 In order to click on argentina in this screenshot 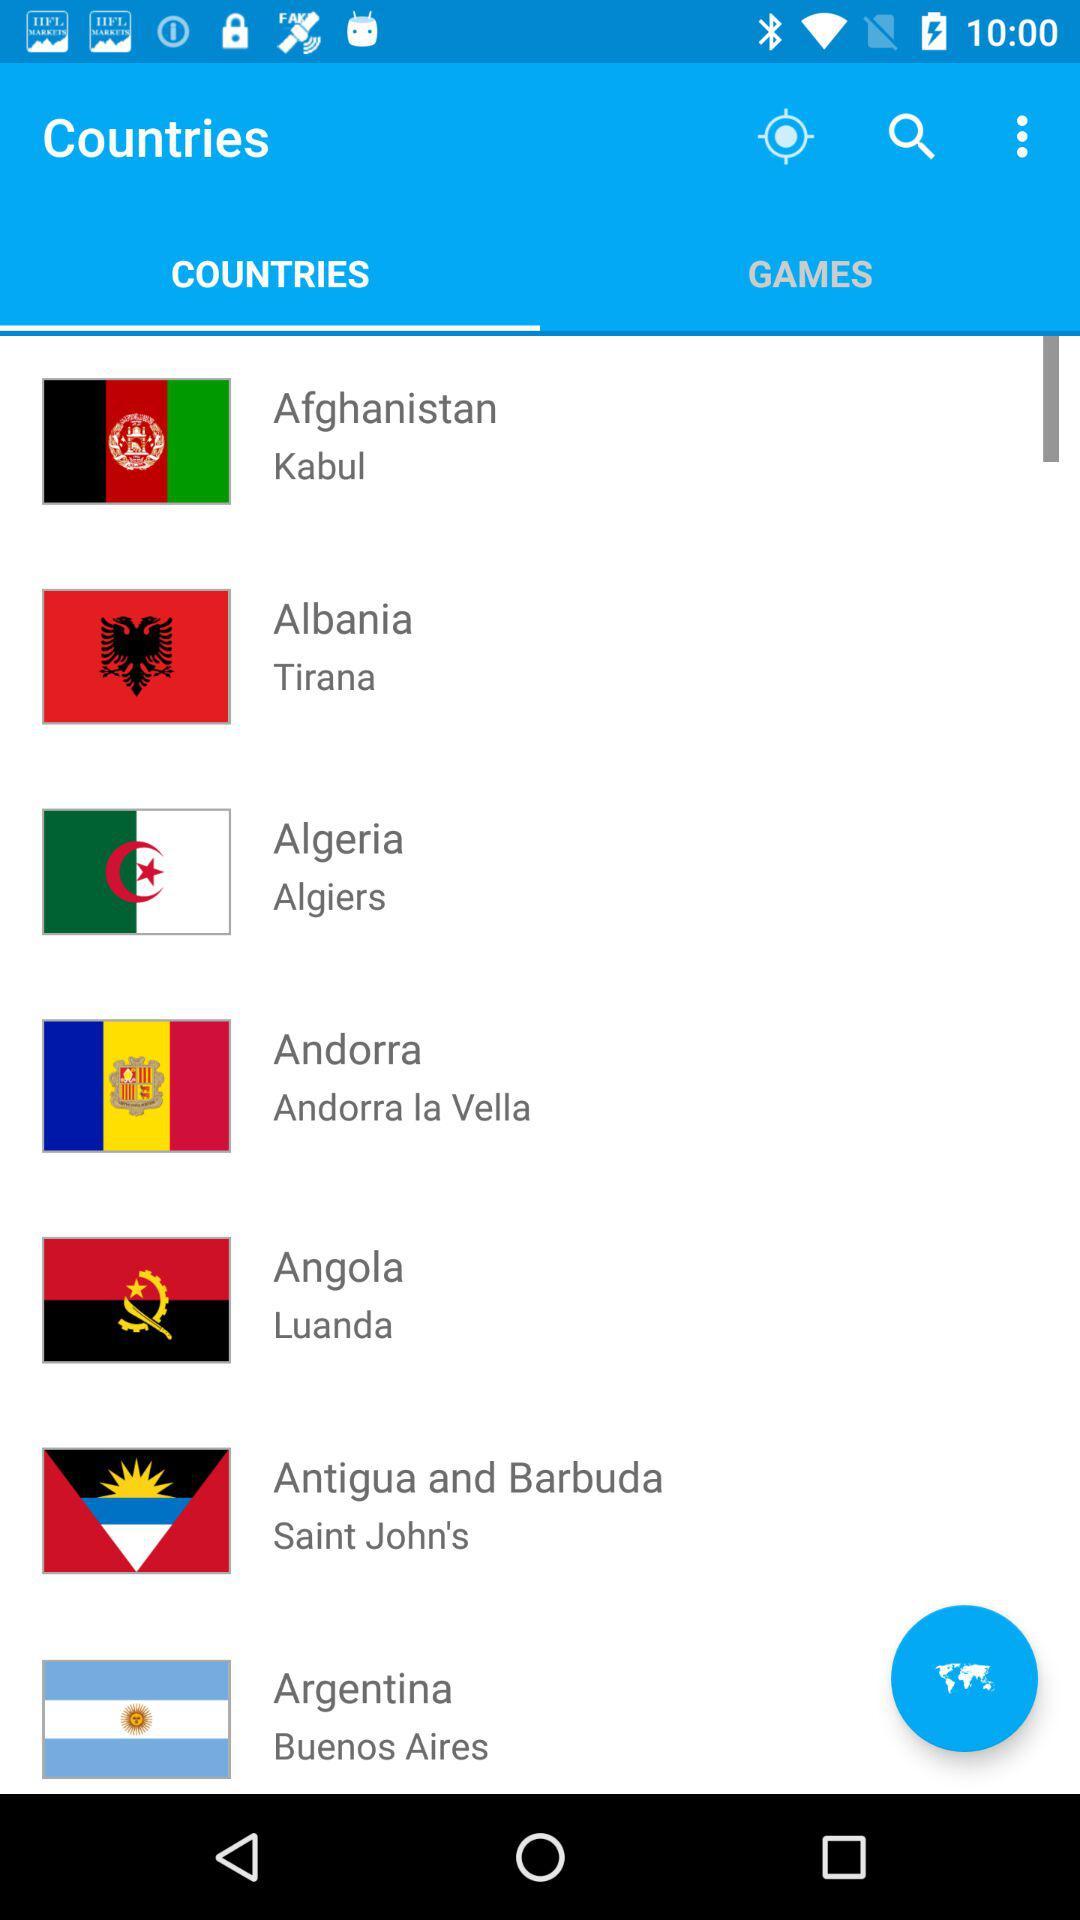, I will do `click(362, 1668)`.